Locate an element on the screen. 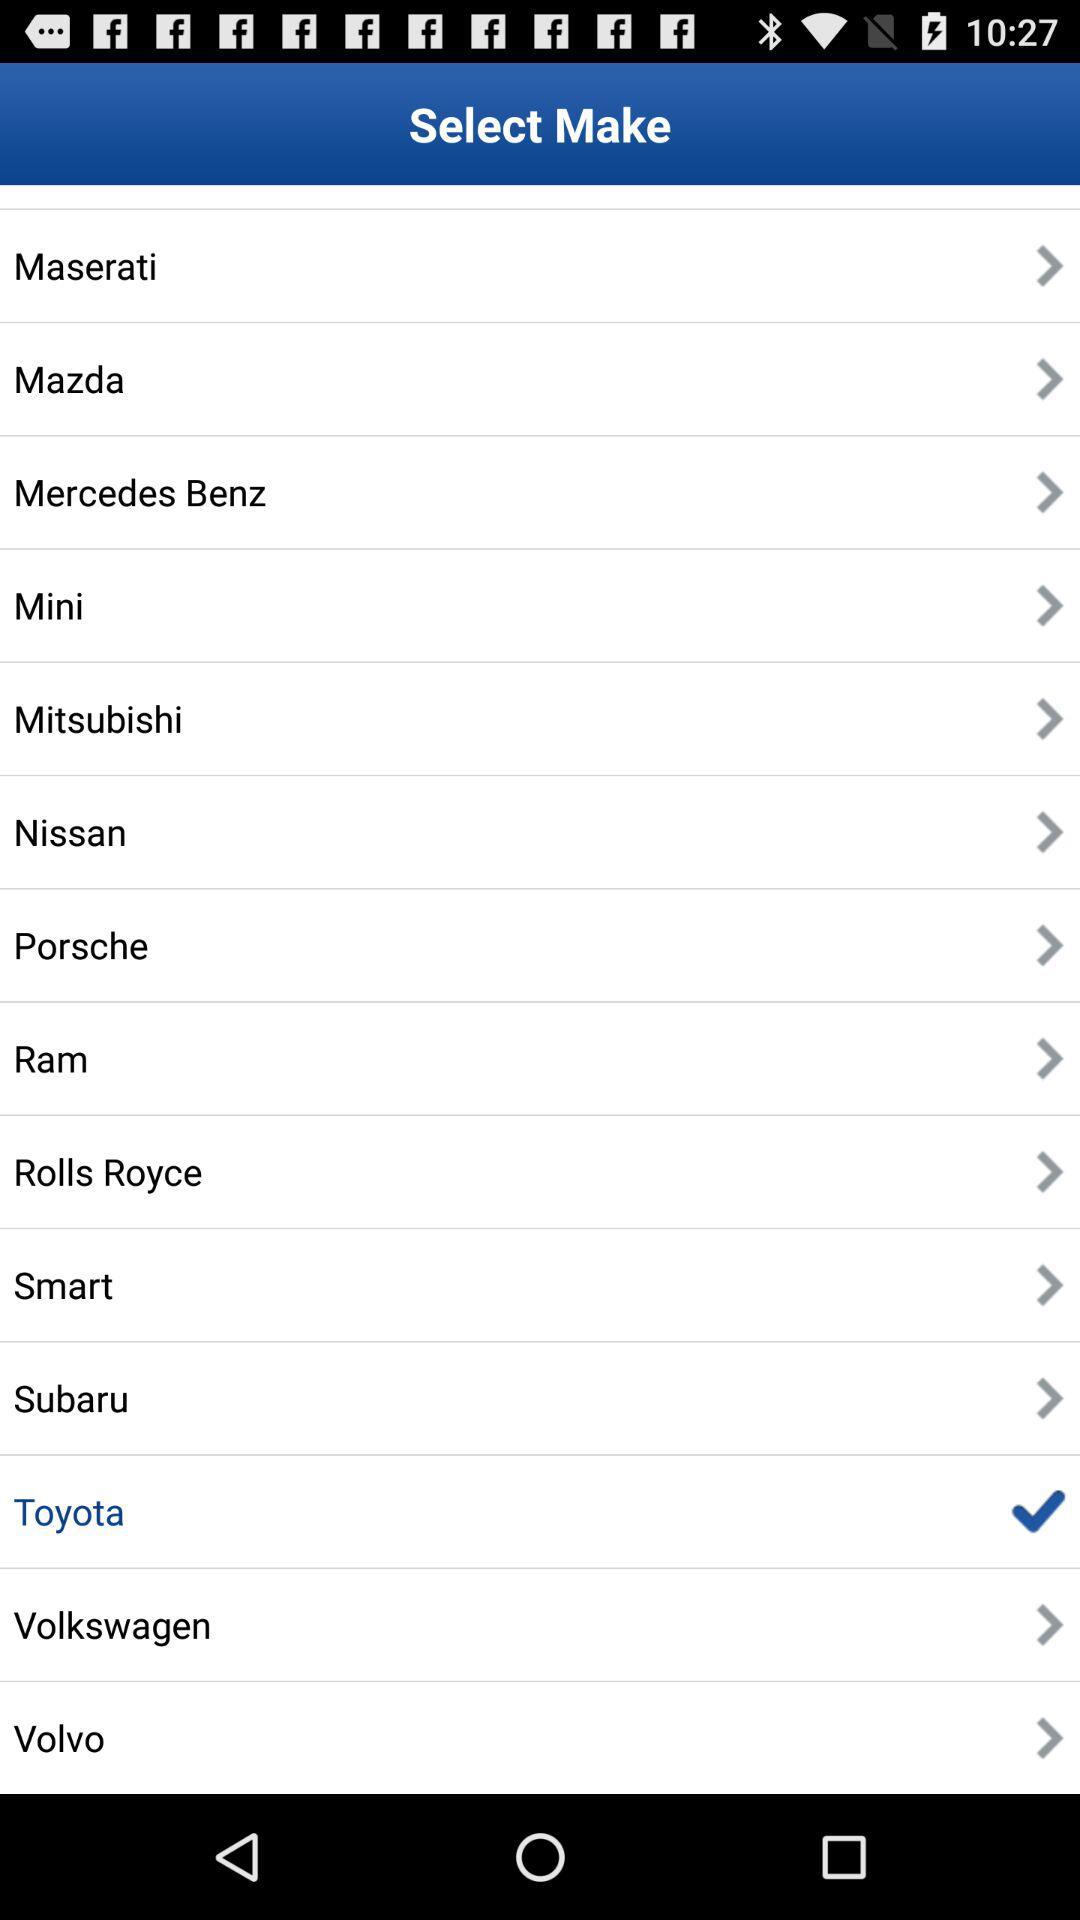 The width and height of the screenshot is (1080, 1920). the volkswagen is located at coordinates (112, 1624).